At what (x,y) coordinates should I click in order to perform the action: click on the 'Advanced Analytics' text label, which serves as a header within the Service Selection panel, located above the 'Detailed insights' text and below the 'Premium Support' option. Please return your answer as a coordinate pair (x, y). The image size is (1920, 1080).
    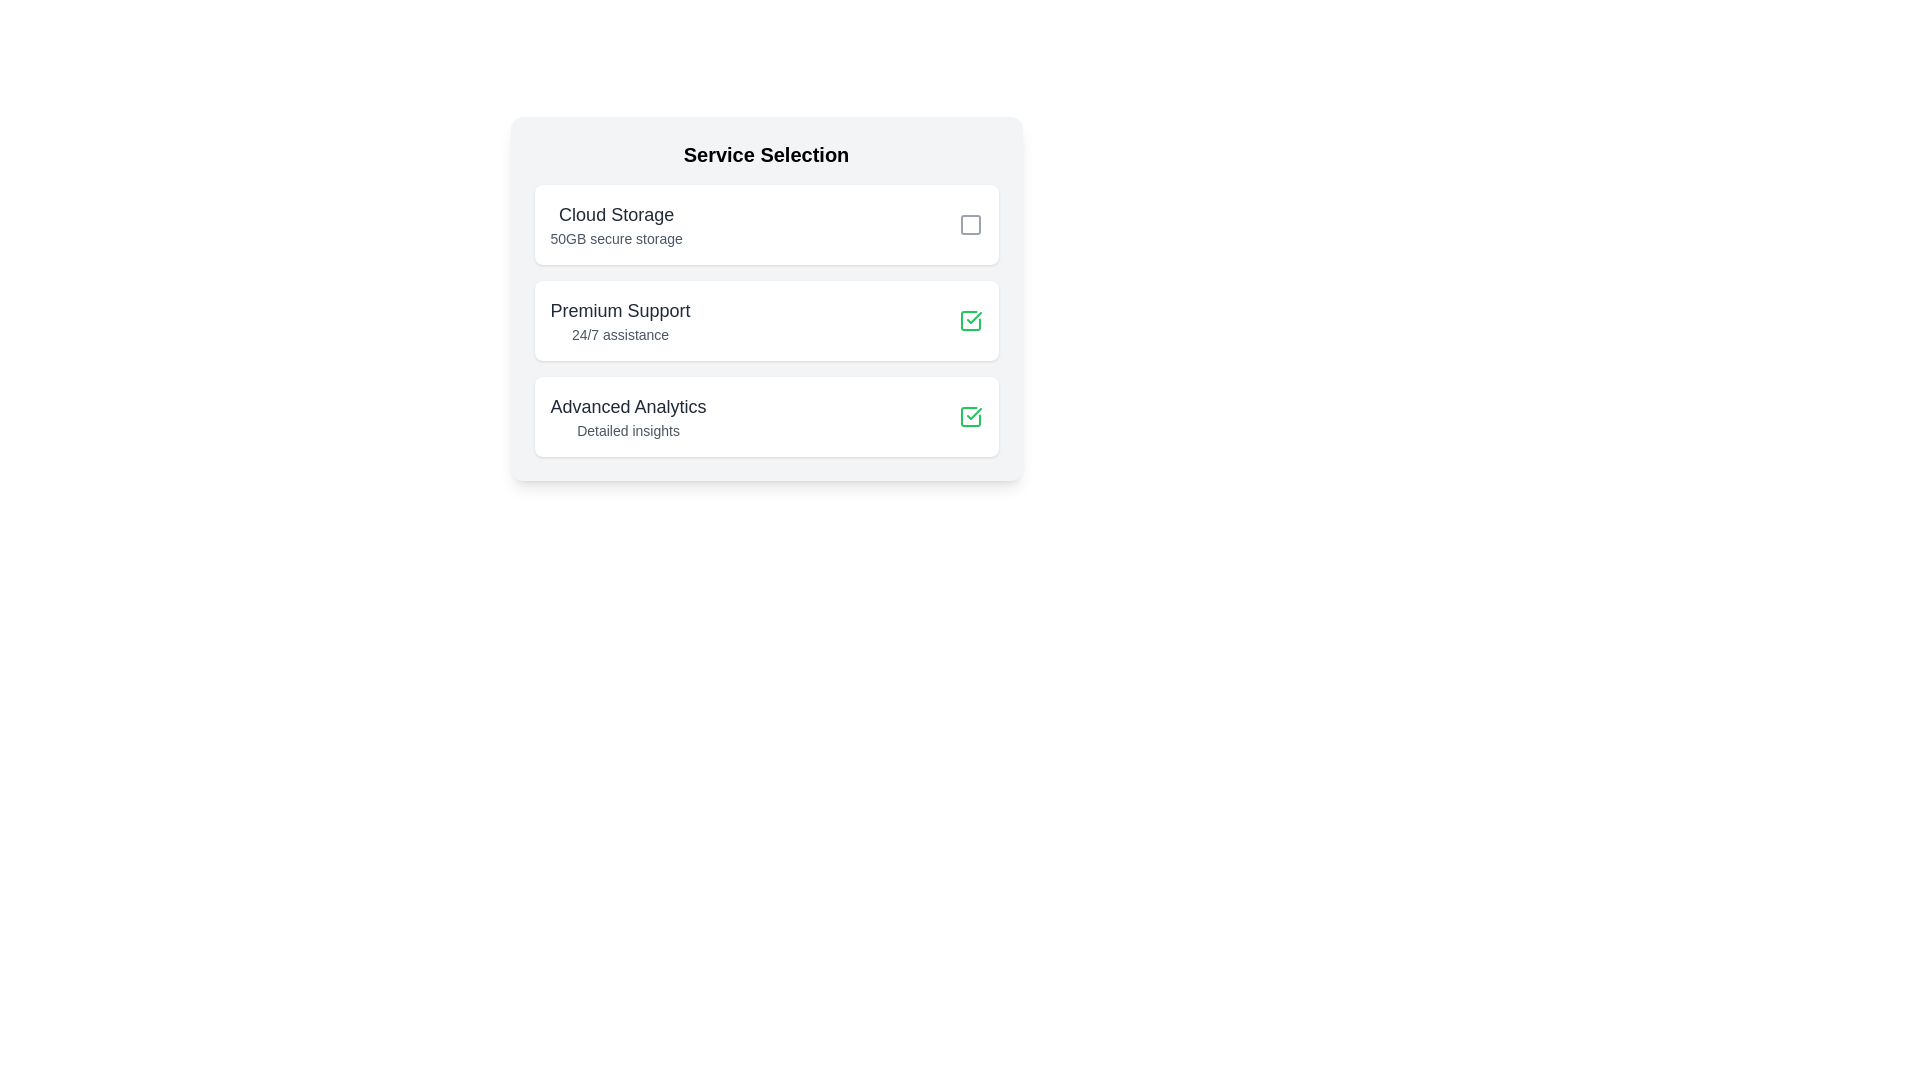
    Looking at the image, I should click on (627, 406).